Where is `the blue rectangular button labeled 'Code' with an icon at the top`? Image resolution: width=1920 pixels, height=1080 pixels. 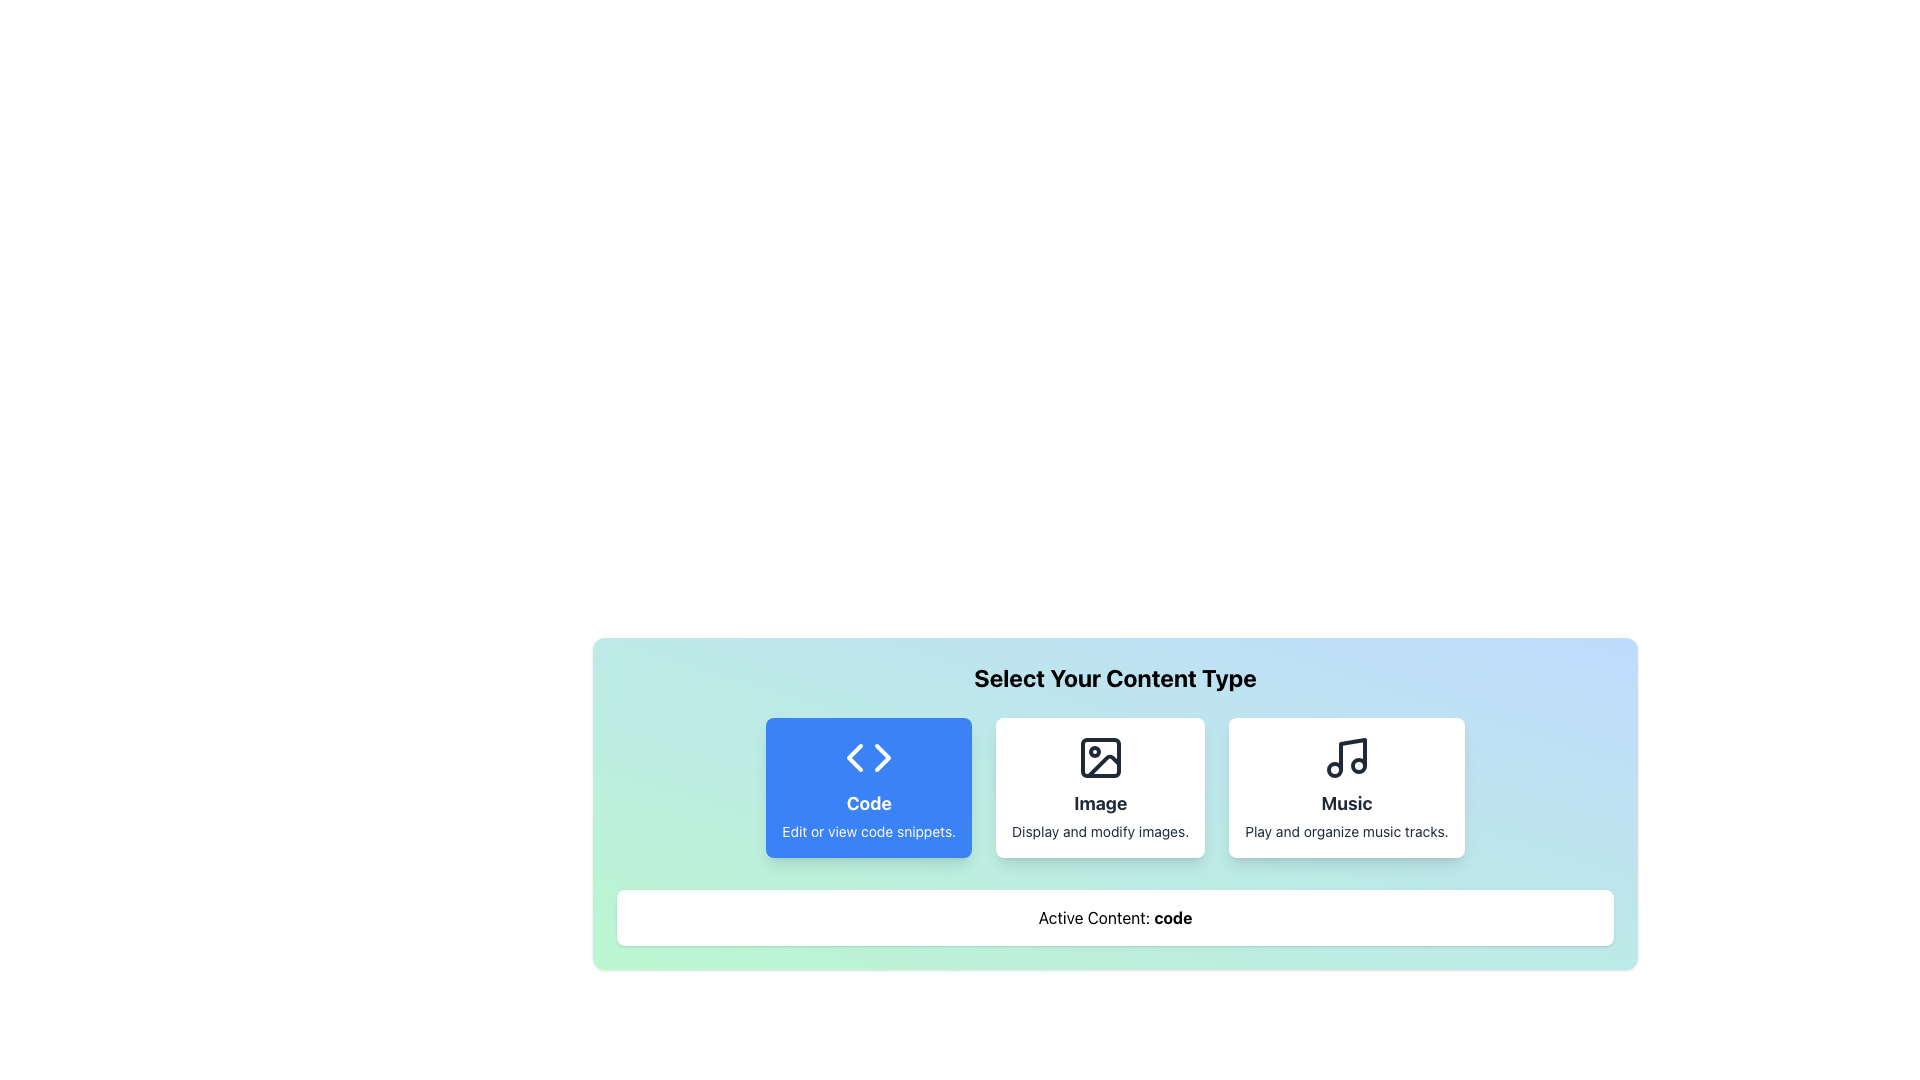
the blue rectangular button labeled 'Code' with an icon at the top is located at coordinates (869, 786).